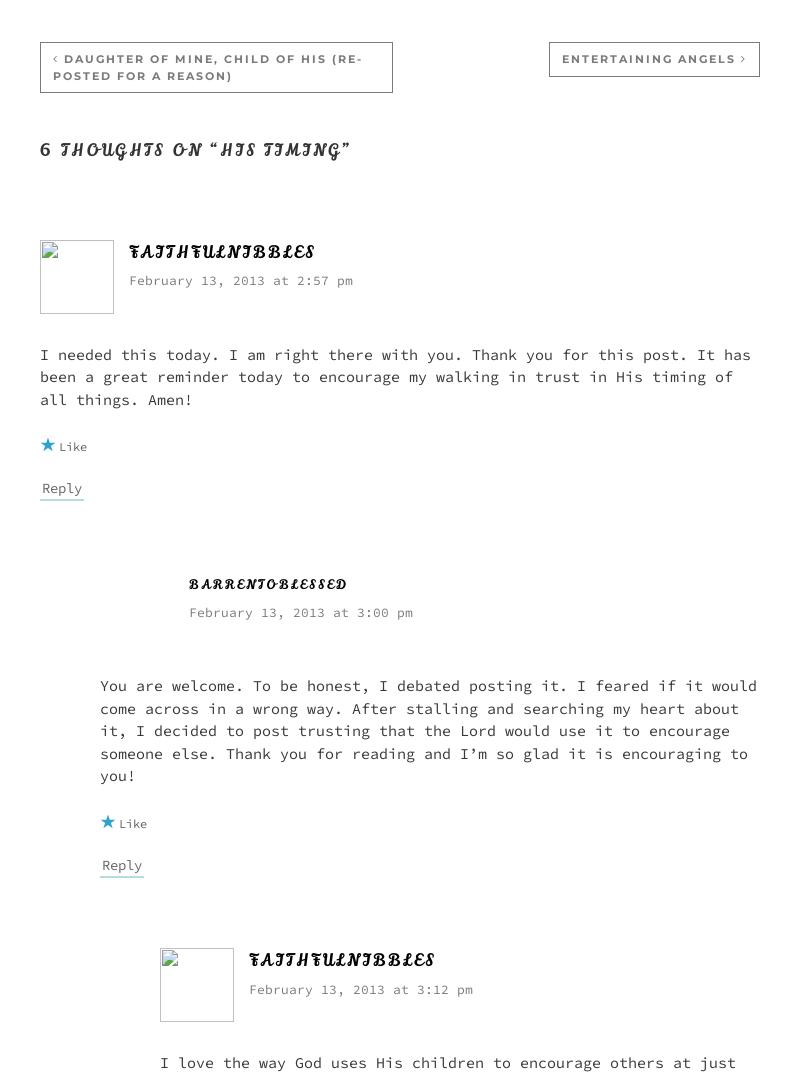 The width and height of the screenshot is (800, 1079). I want to click on 'I needed this today. I  am right there with you. Thank you for this post. It has been a great reminder today to encourage my walking in trust in His timing of all things. Amen!', so click(394, 375).